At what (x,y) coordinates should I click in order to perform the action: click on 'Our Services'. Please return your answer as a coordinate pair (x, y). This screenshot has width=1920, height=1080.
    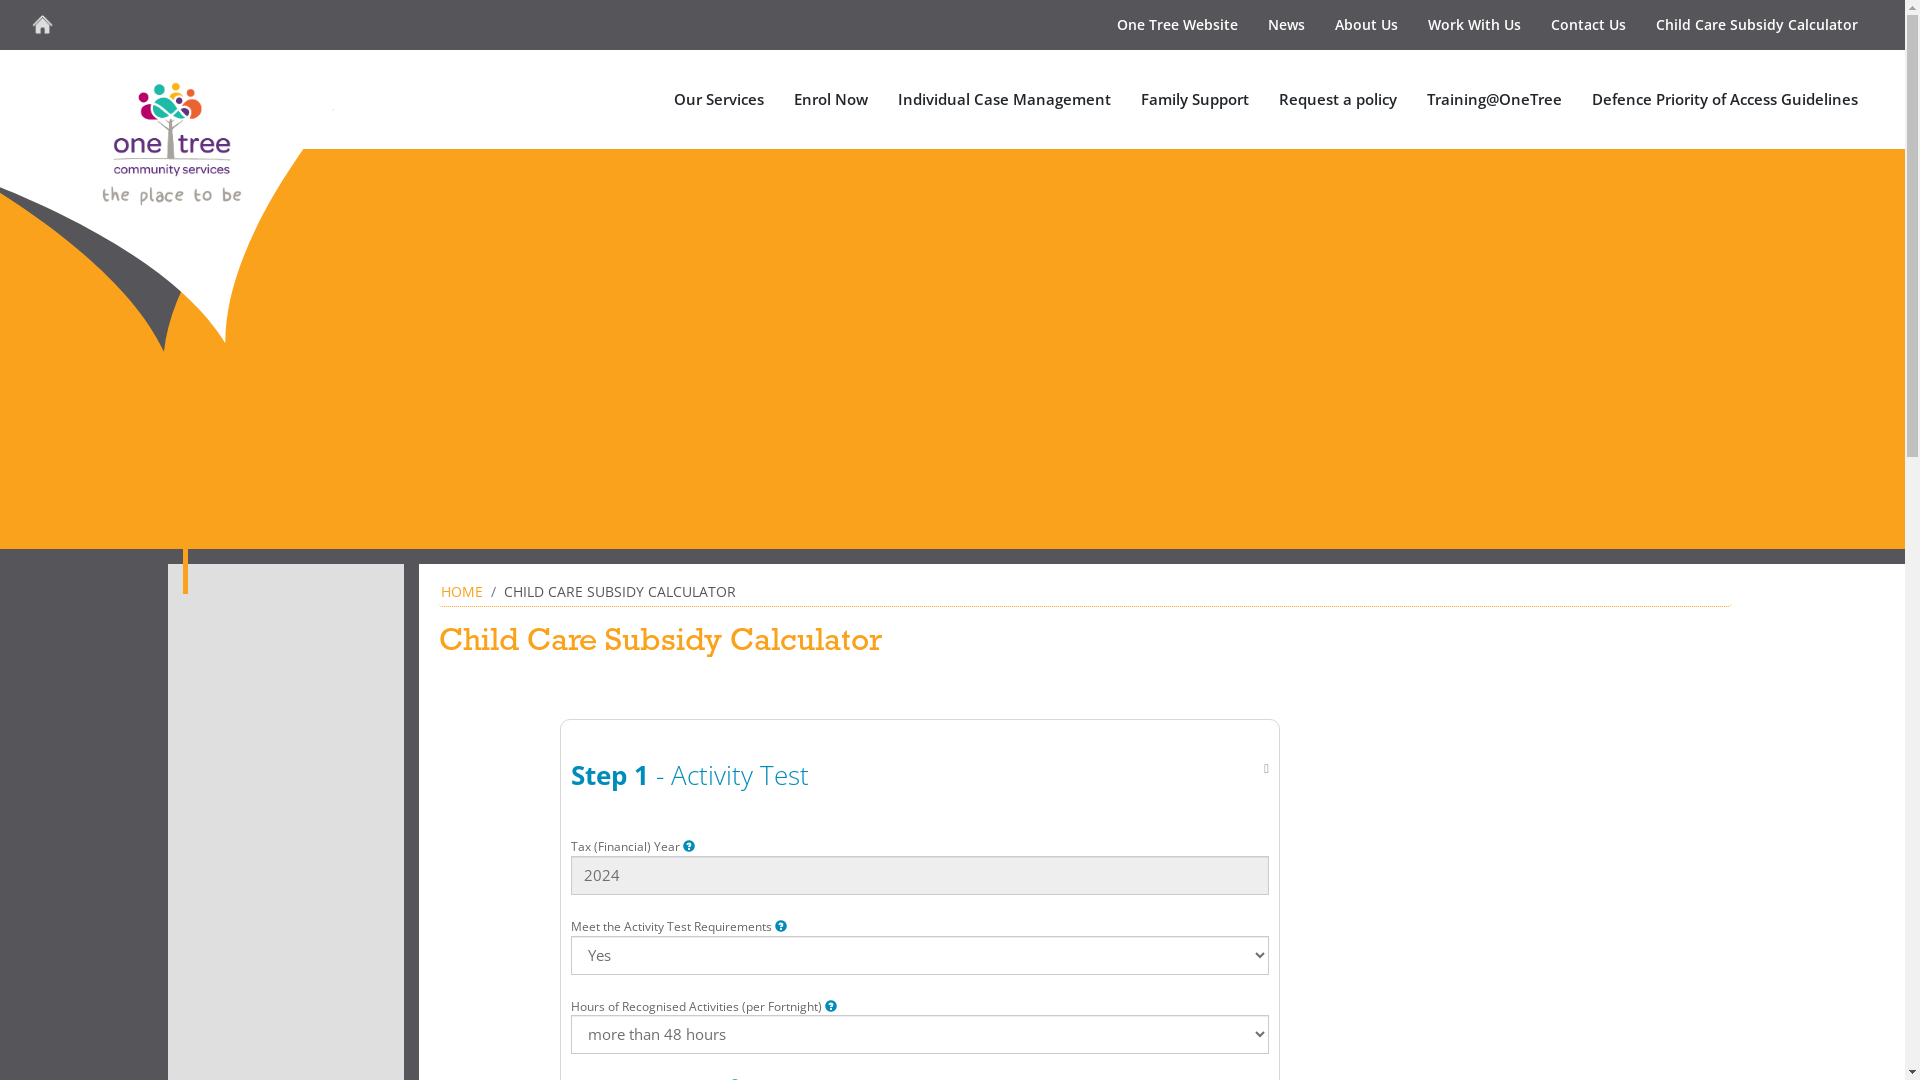
    Looking at the image, I should click on (658, 99).